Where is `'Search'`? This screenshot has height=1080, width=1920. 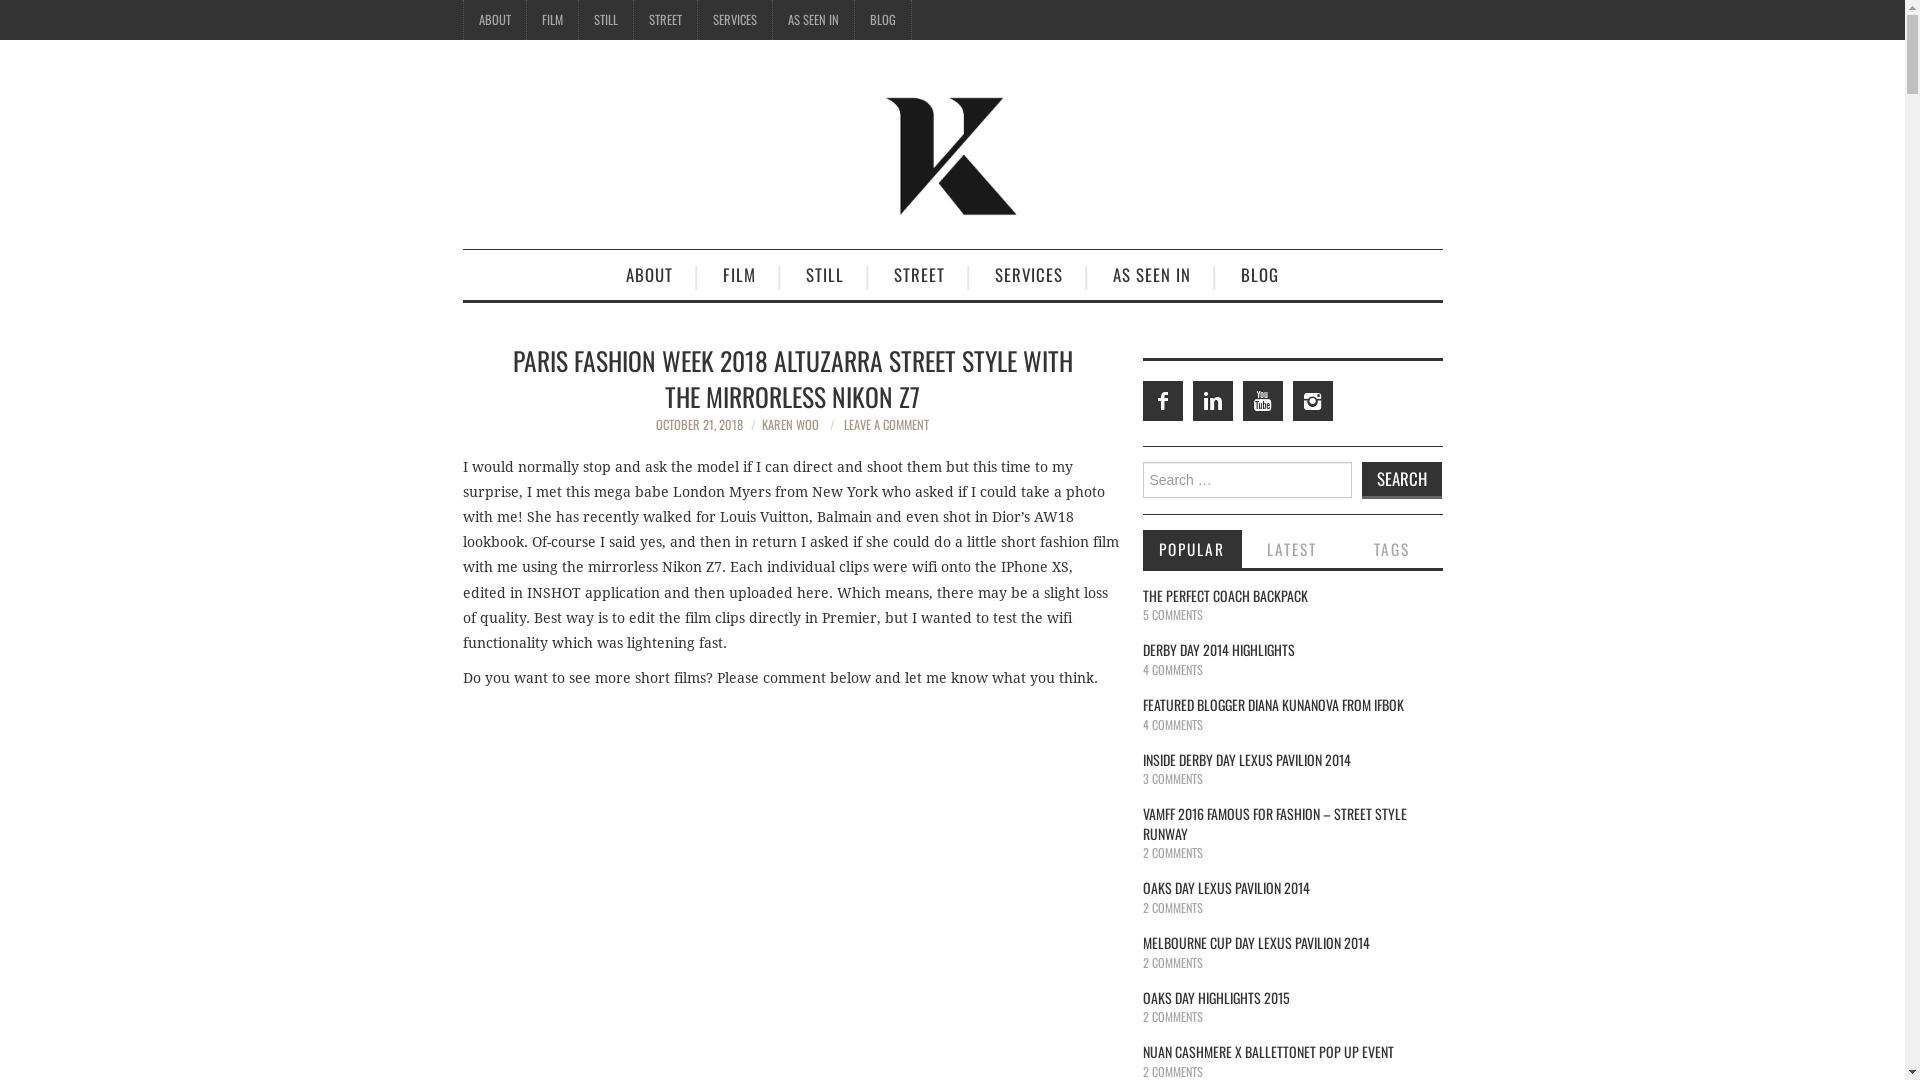
'Search' is located at coordinates (1400, 480).